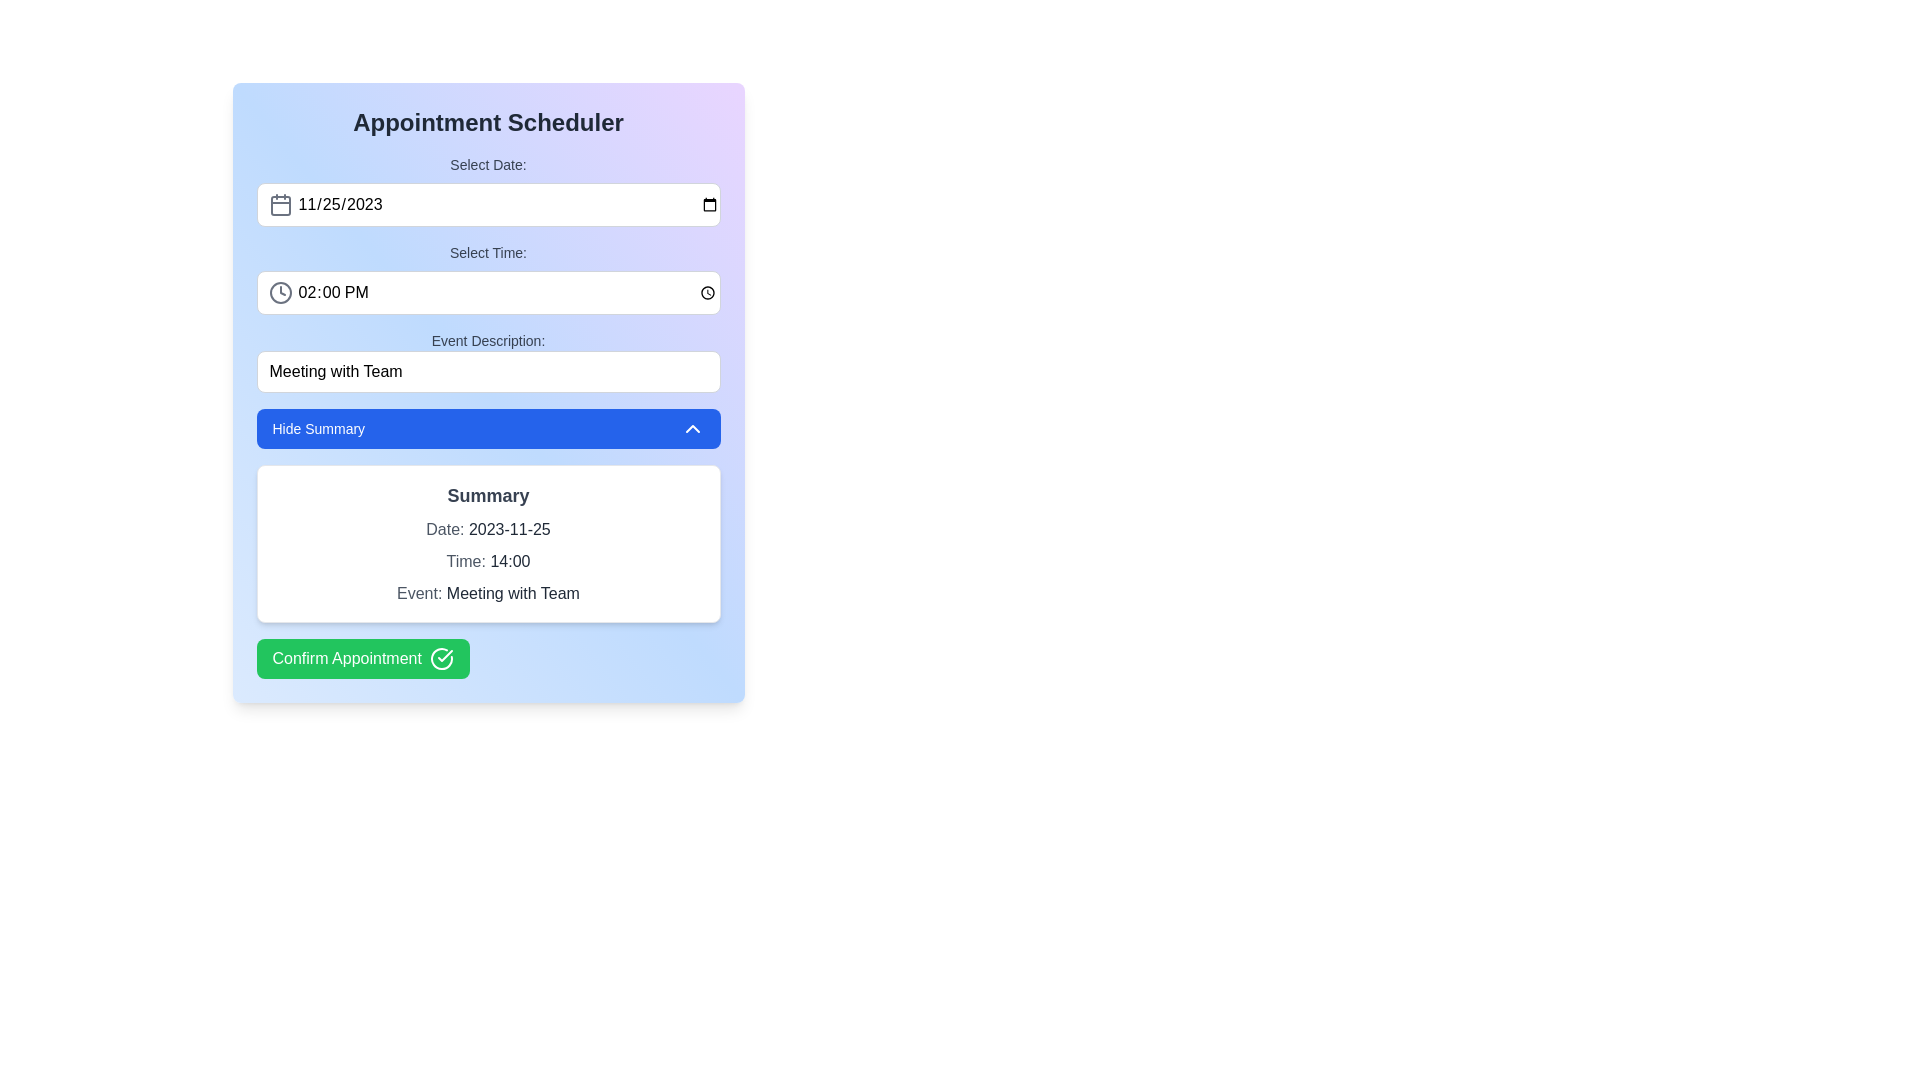 The height and width of the screenshot is (1080, 1920). Describe the element at coordinates (488, 191) in the screenshot. I see `the label displaying the text 'Select Date:', which is located above the date-picker input field in the form` at that location.